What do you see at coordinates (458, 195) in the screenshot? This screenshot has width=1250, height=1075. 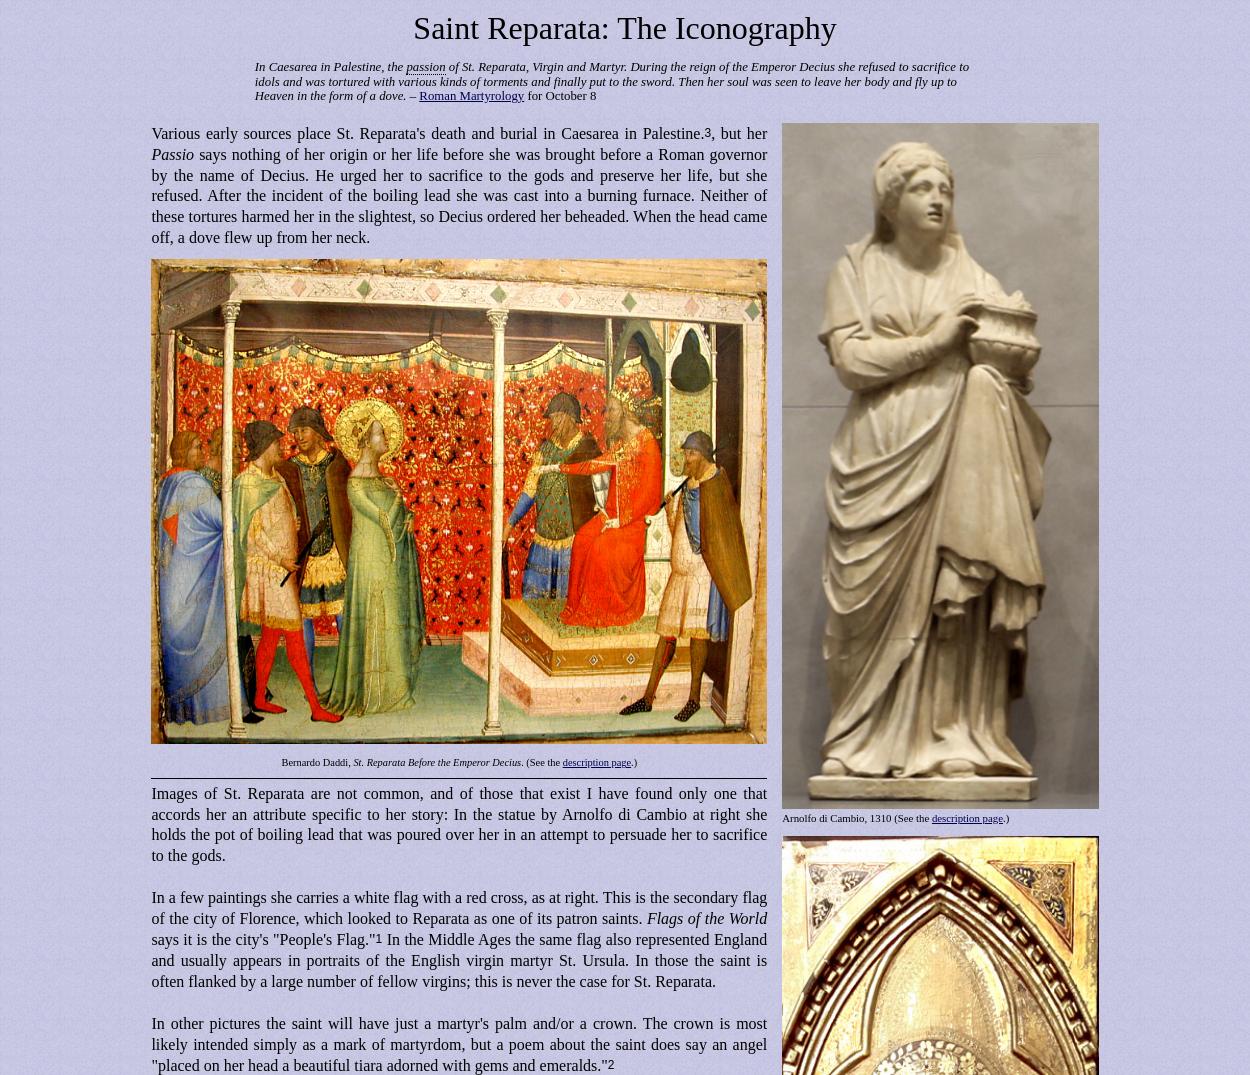 I see `'says nothing of her origin or her life before she was brought before a Roman governor by the name of Decius. He urged her to sacrifice to the gods and preserve her life, but she refused. After the incident of the boiling lead she was cast into a burning furnace. Neither of these tortures harmed her in the slightest, so Decius ordered her beheaded. When the head came off, a dove flew up from her neck.'` at bounding box center [458, 195].